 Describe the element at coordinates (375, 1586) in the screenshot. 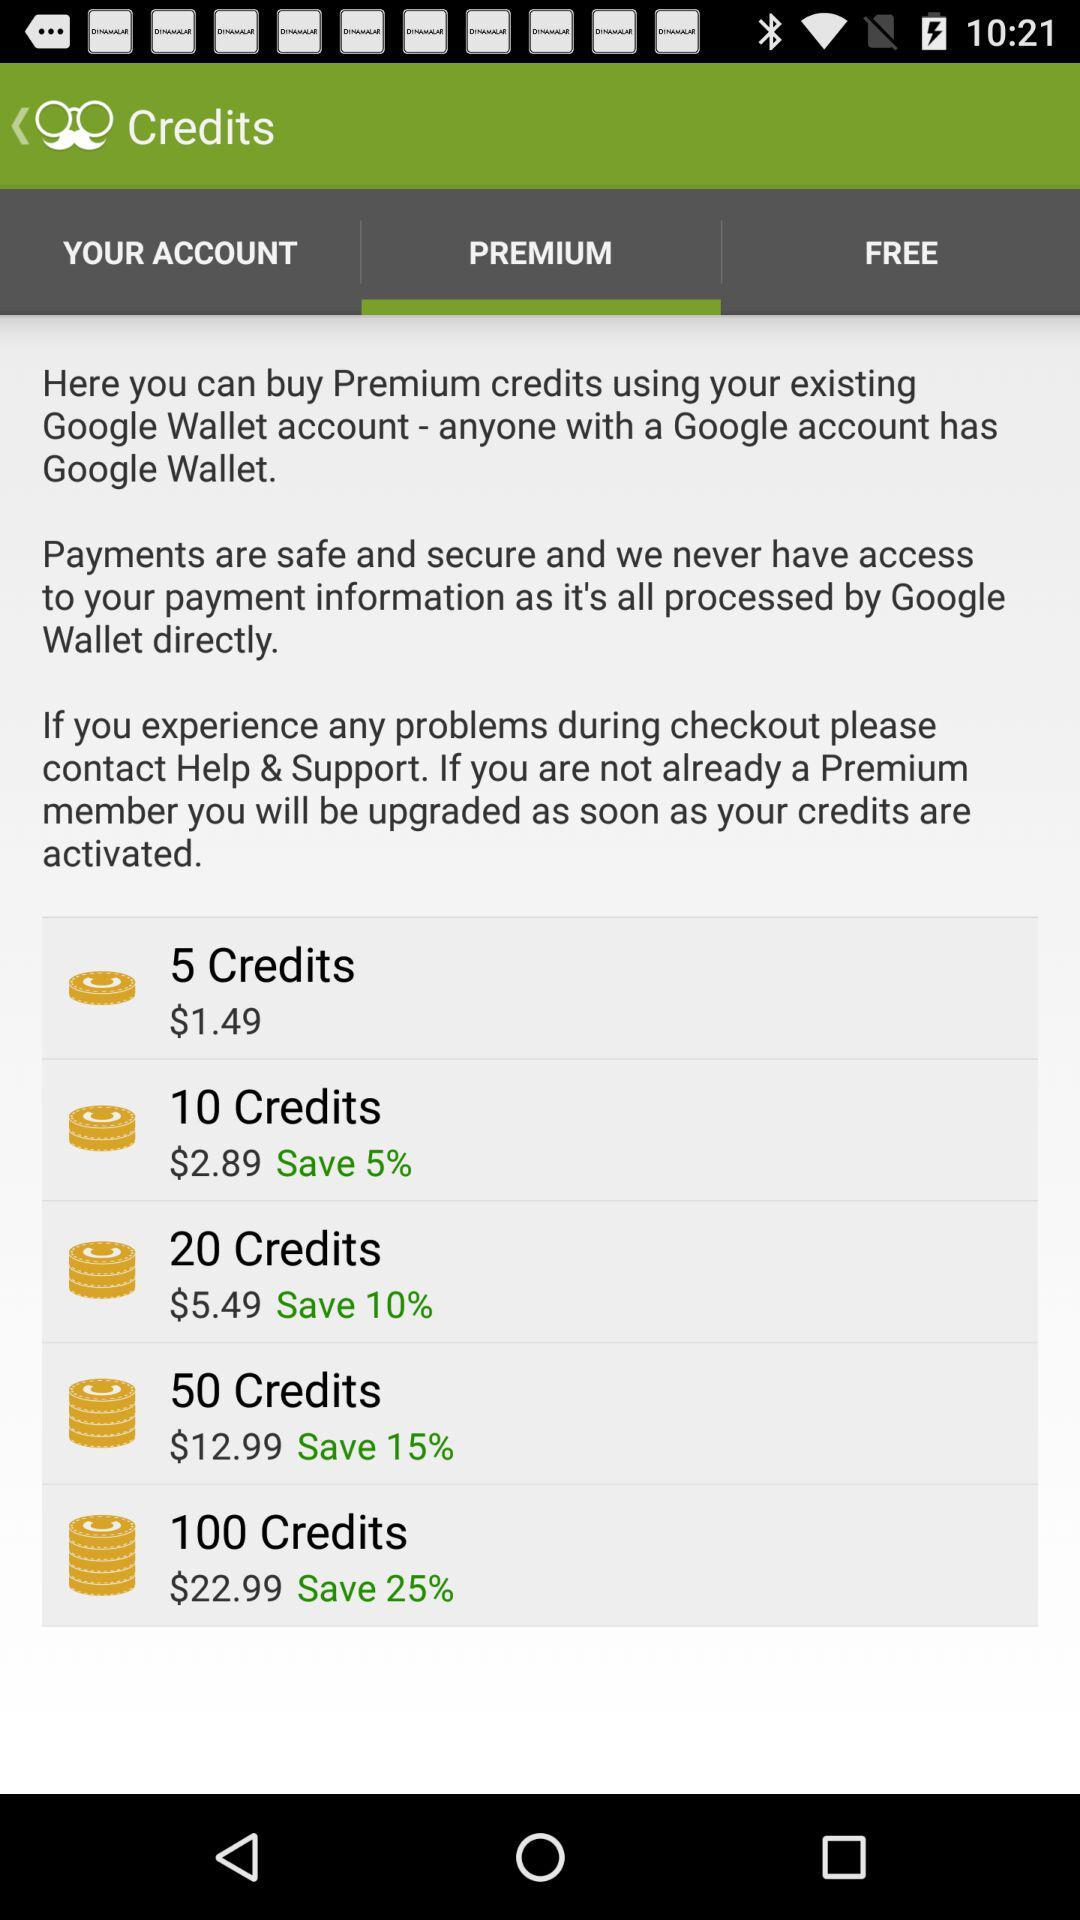

I see `save 25% app` at that location.